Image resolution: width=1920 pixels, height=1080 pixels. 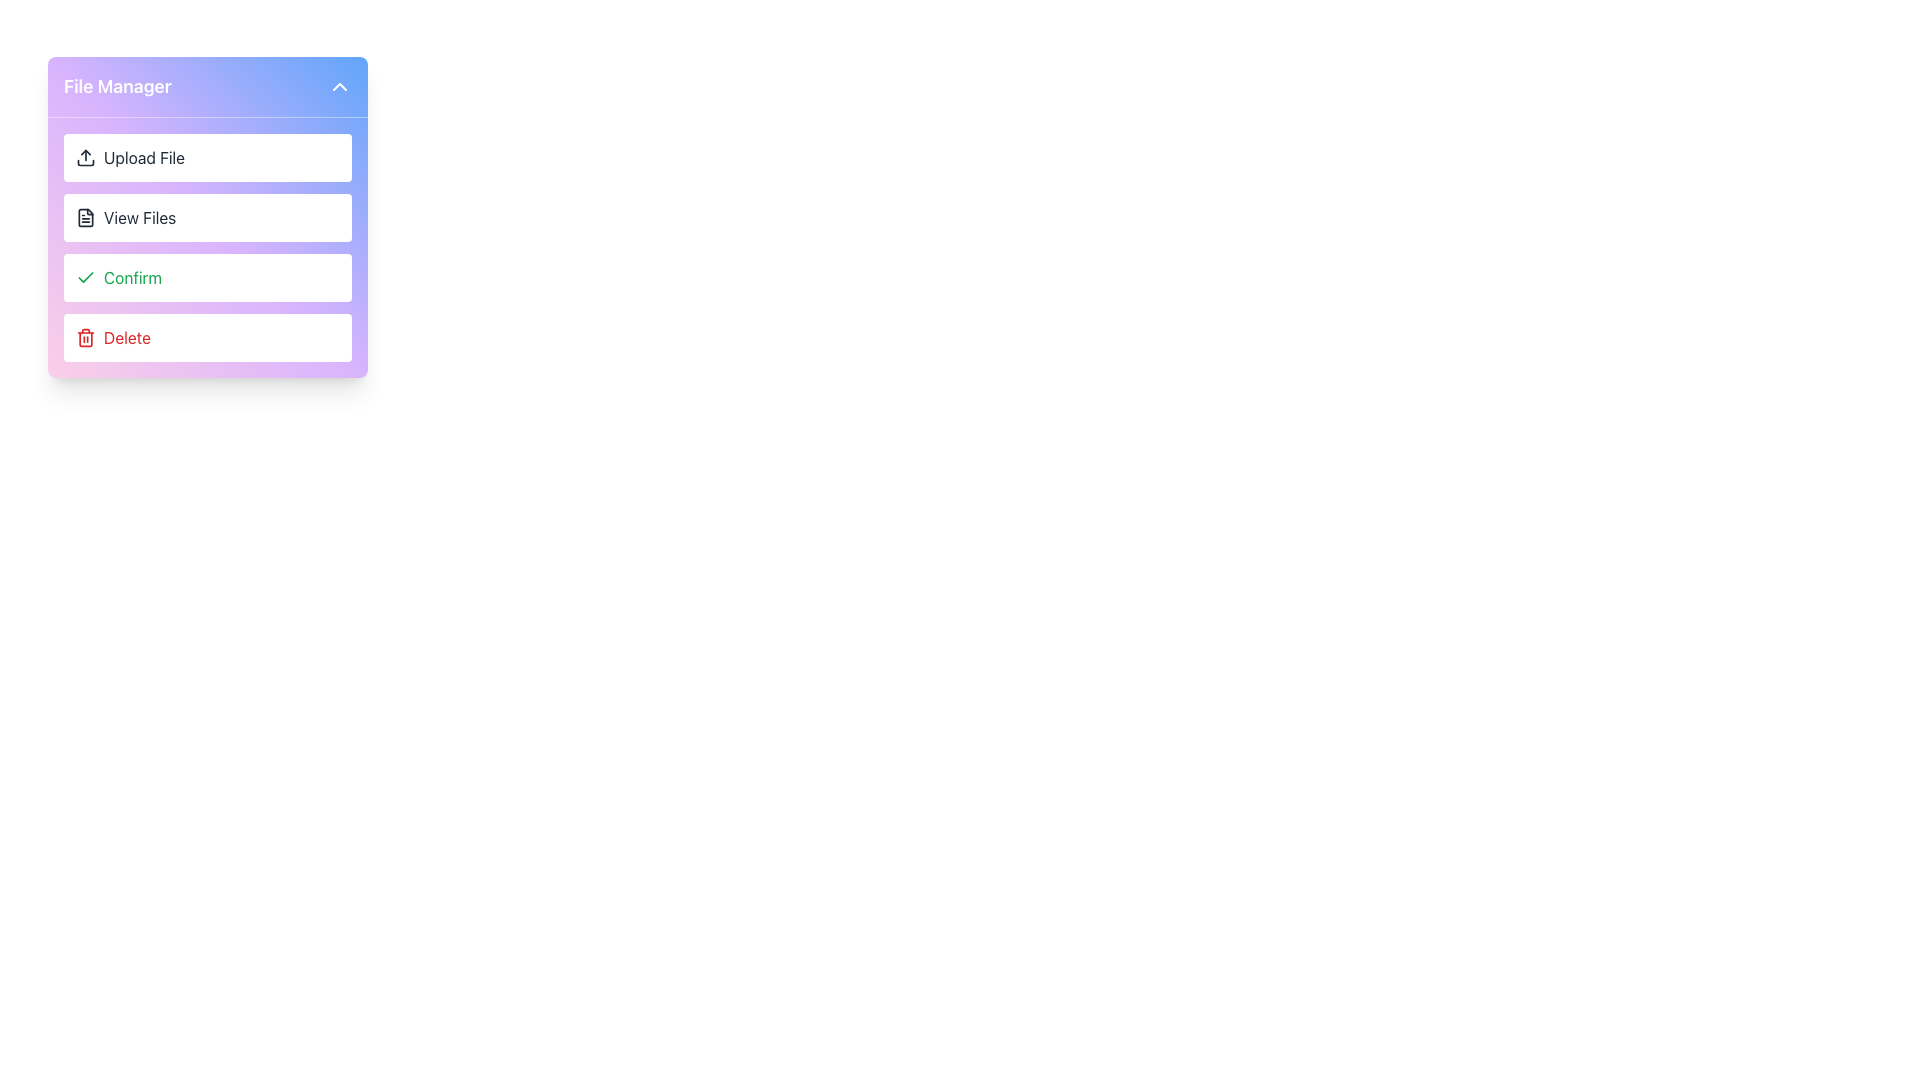 I want to click on the icon located to the left of the 'View Files' label in the 'File Manager' interface, which is part of the second menu item in the list, so click(x=85, y=218).